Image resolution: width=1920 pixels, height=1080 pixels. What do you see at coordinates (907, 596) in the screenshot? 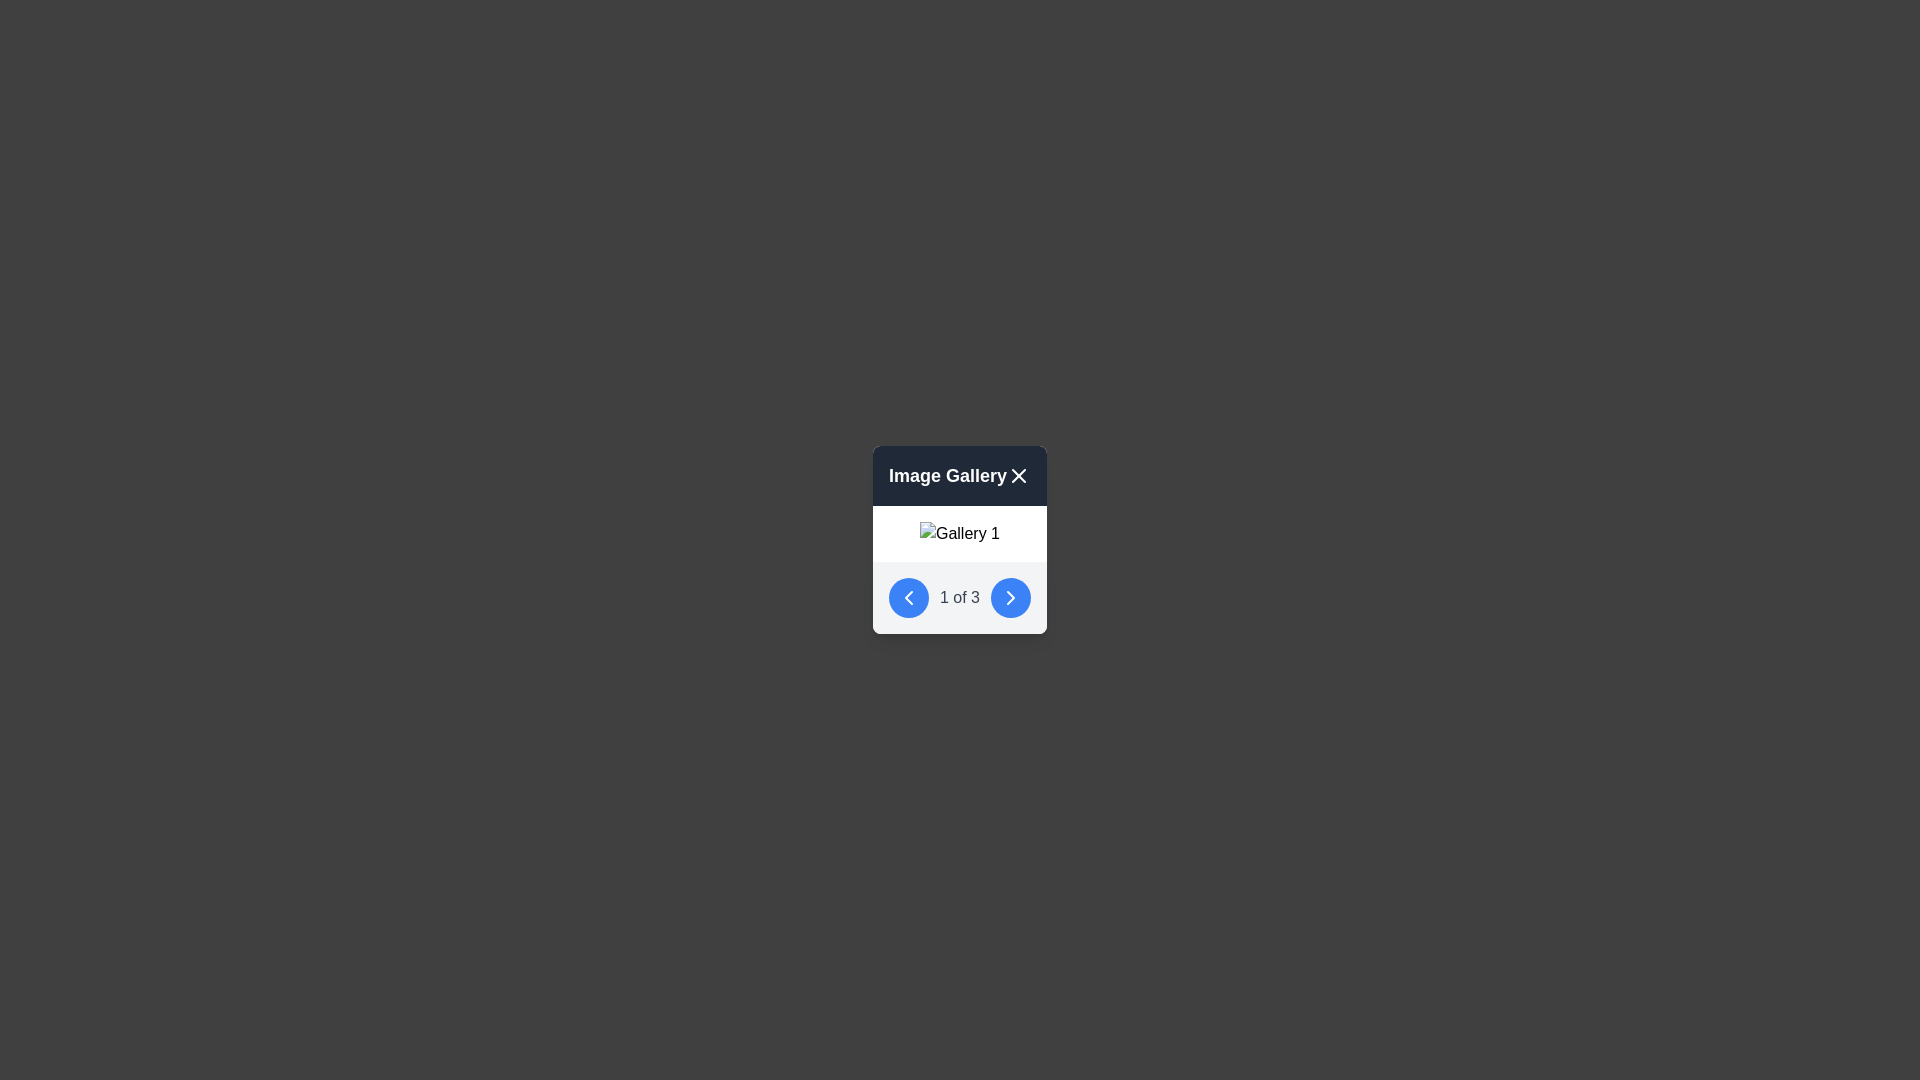
I see `the first interactive button in the navigation bar below the gallery image` at bounding box center [907, 596].